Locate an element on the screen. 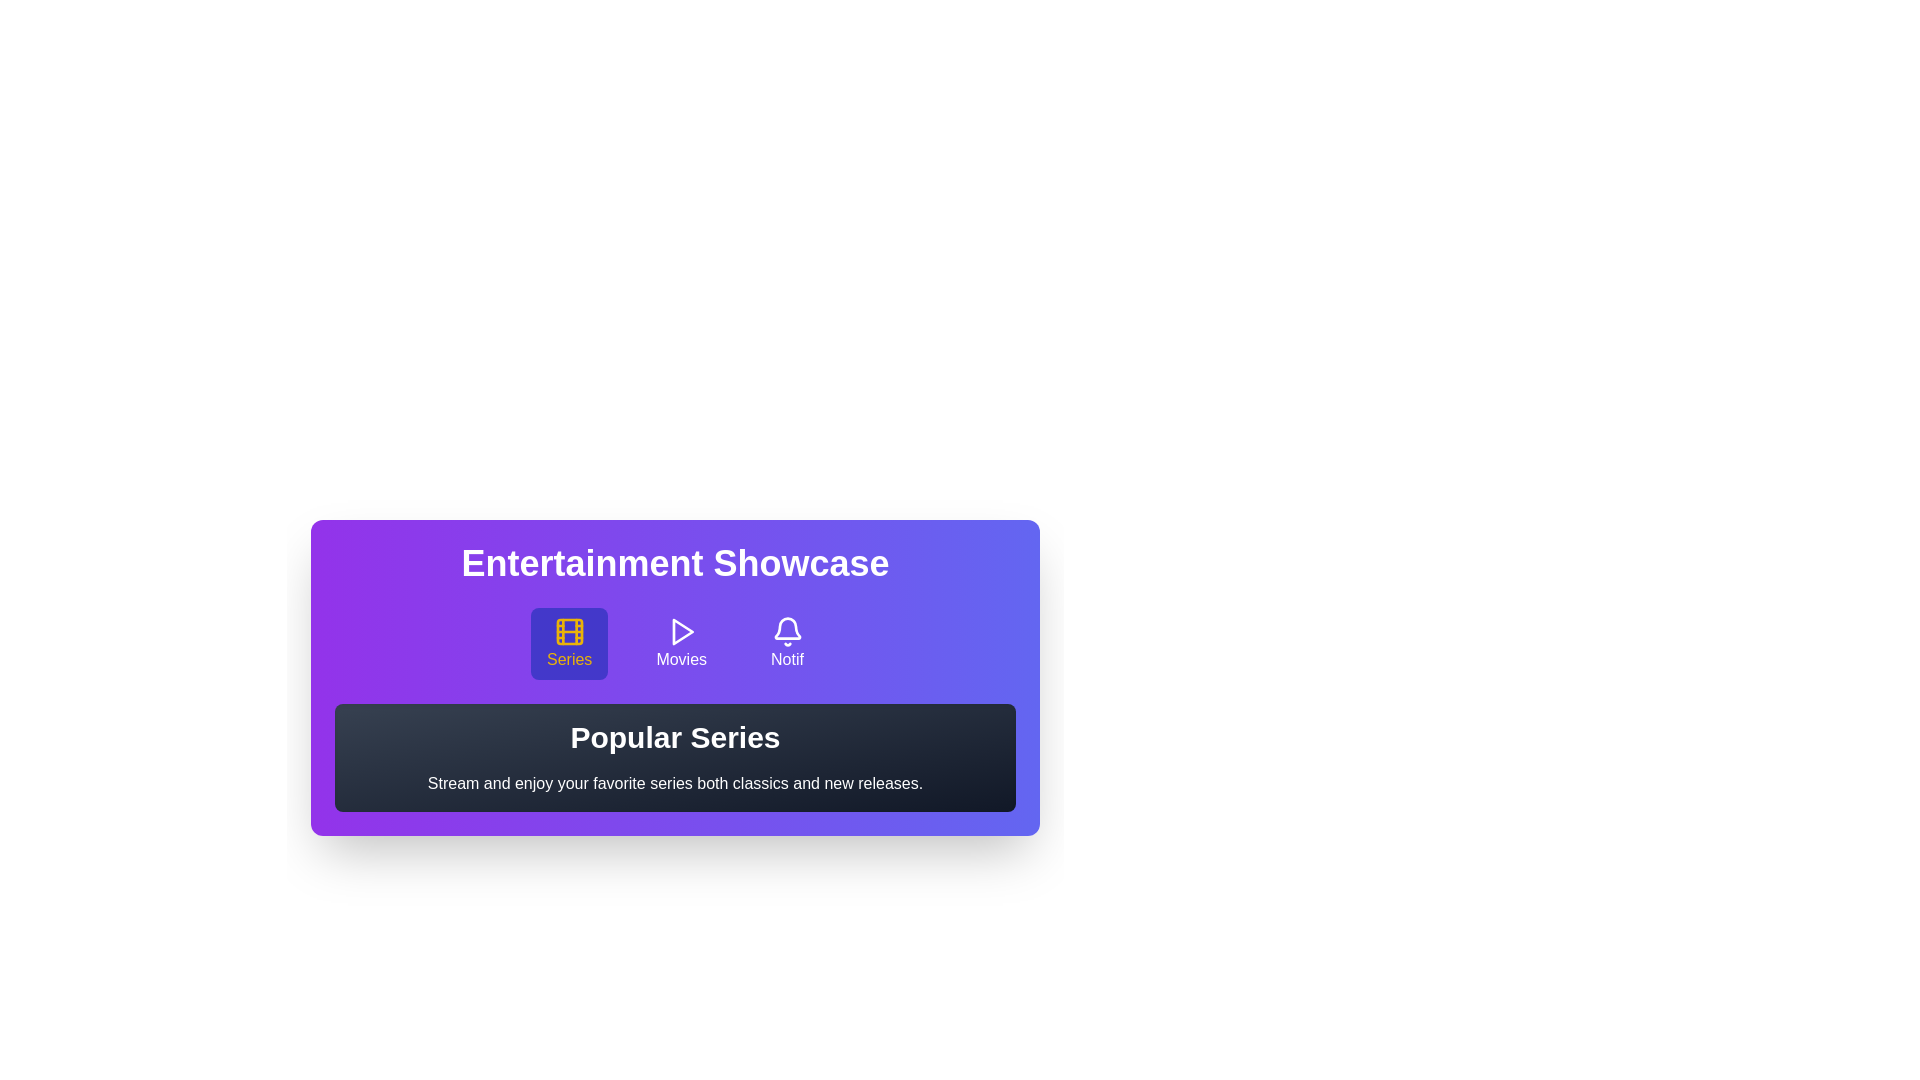  text content of the Header text element that serves as a section title indicating the available content or functionality, specifically highlighting popular series is located at coordinates (675, 737).